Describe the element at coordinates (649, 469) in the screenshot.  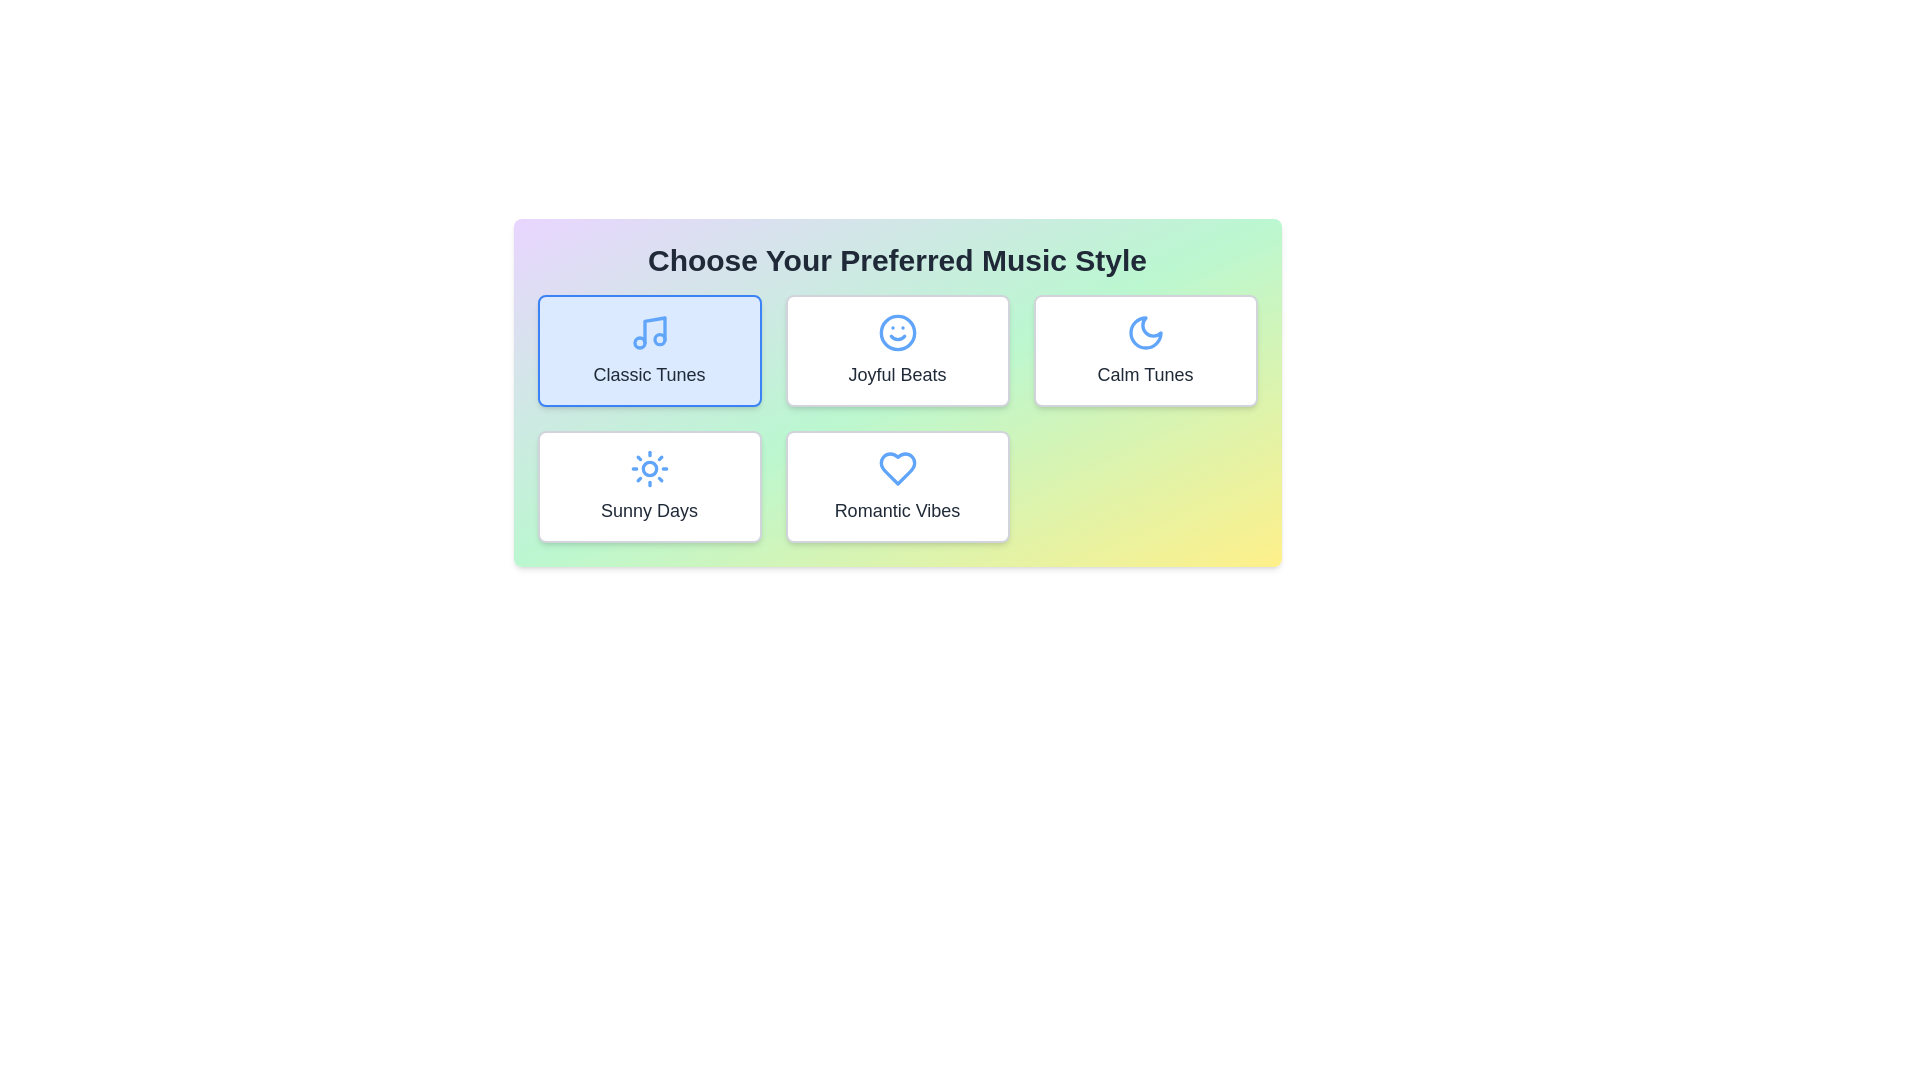
I see `the central circle of the sun icon within the button labeled 'Sunny Days'` at that location.